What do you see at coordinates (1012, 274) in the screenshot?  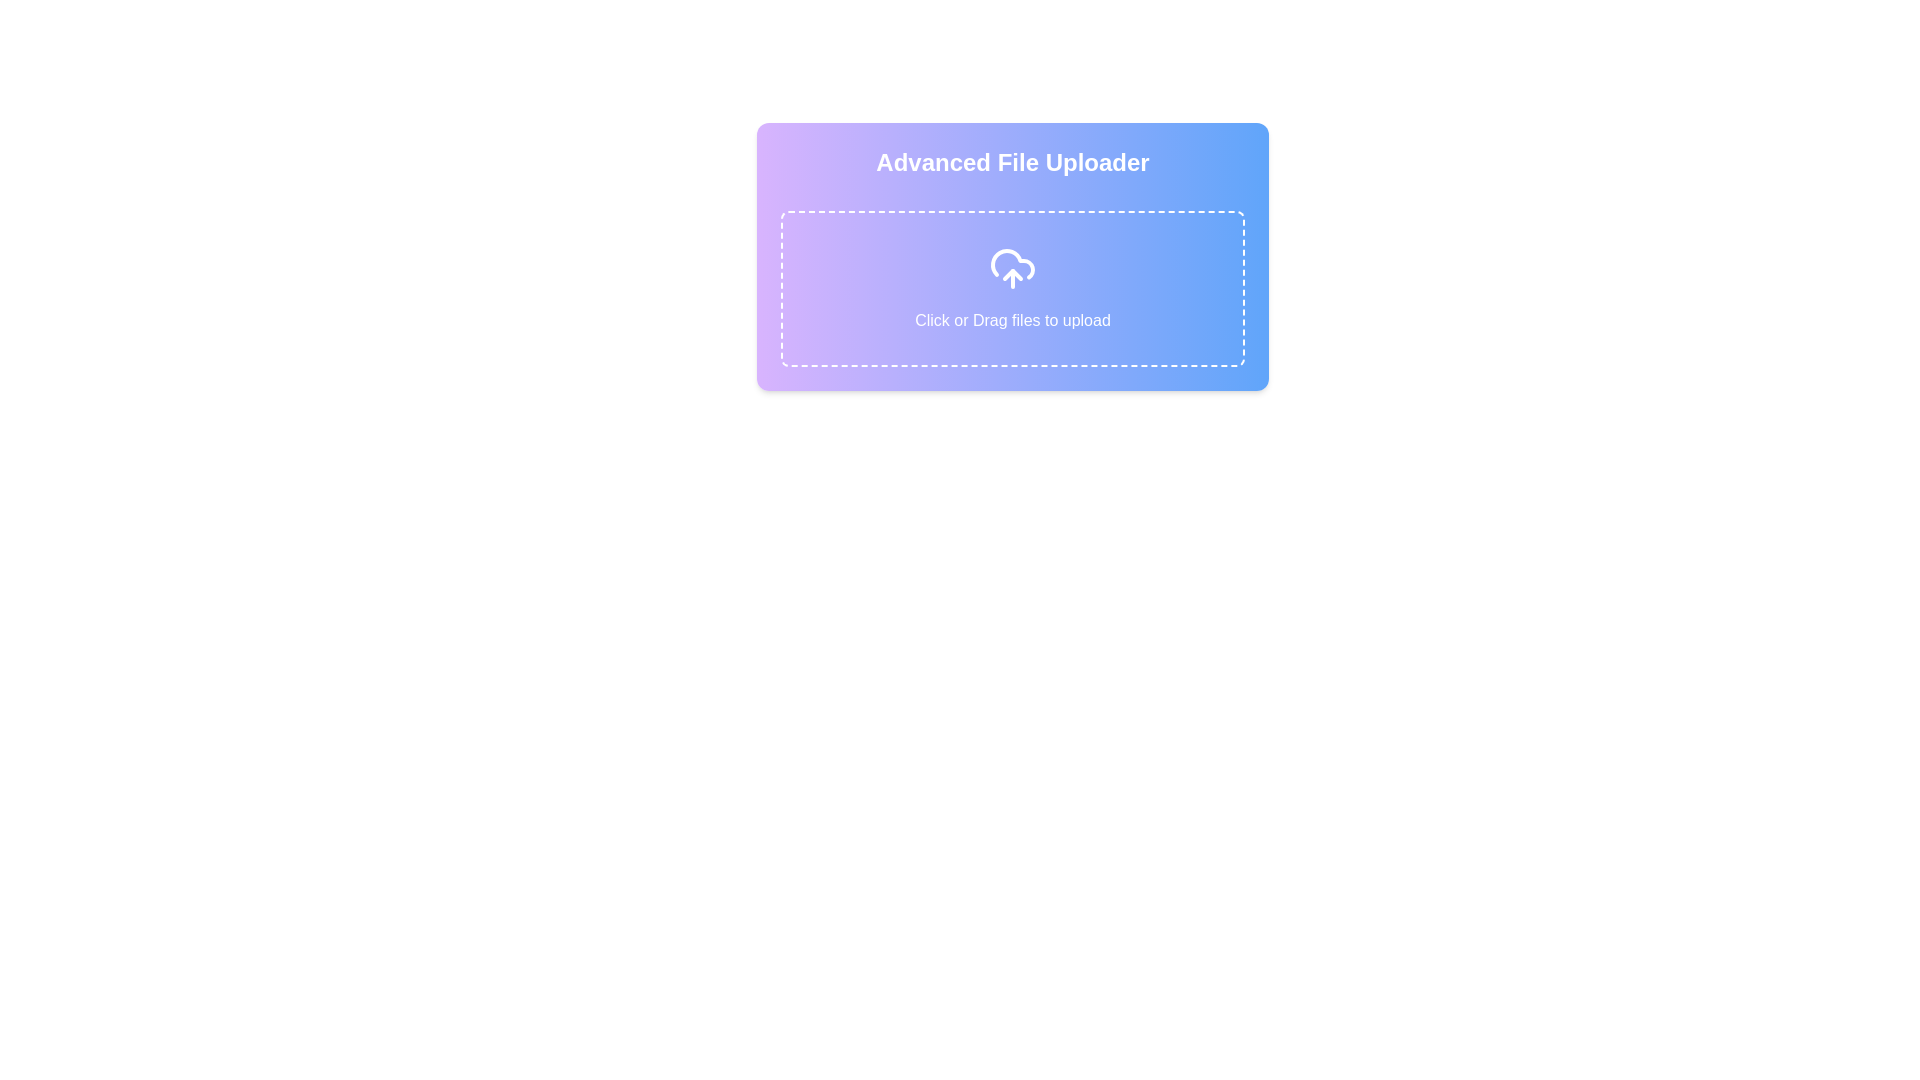 I see `the decorative icon featuring an upward-pointing arrow within a cloud, which suggests an upload action` at bounding box center [1012, 274].